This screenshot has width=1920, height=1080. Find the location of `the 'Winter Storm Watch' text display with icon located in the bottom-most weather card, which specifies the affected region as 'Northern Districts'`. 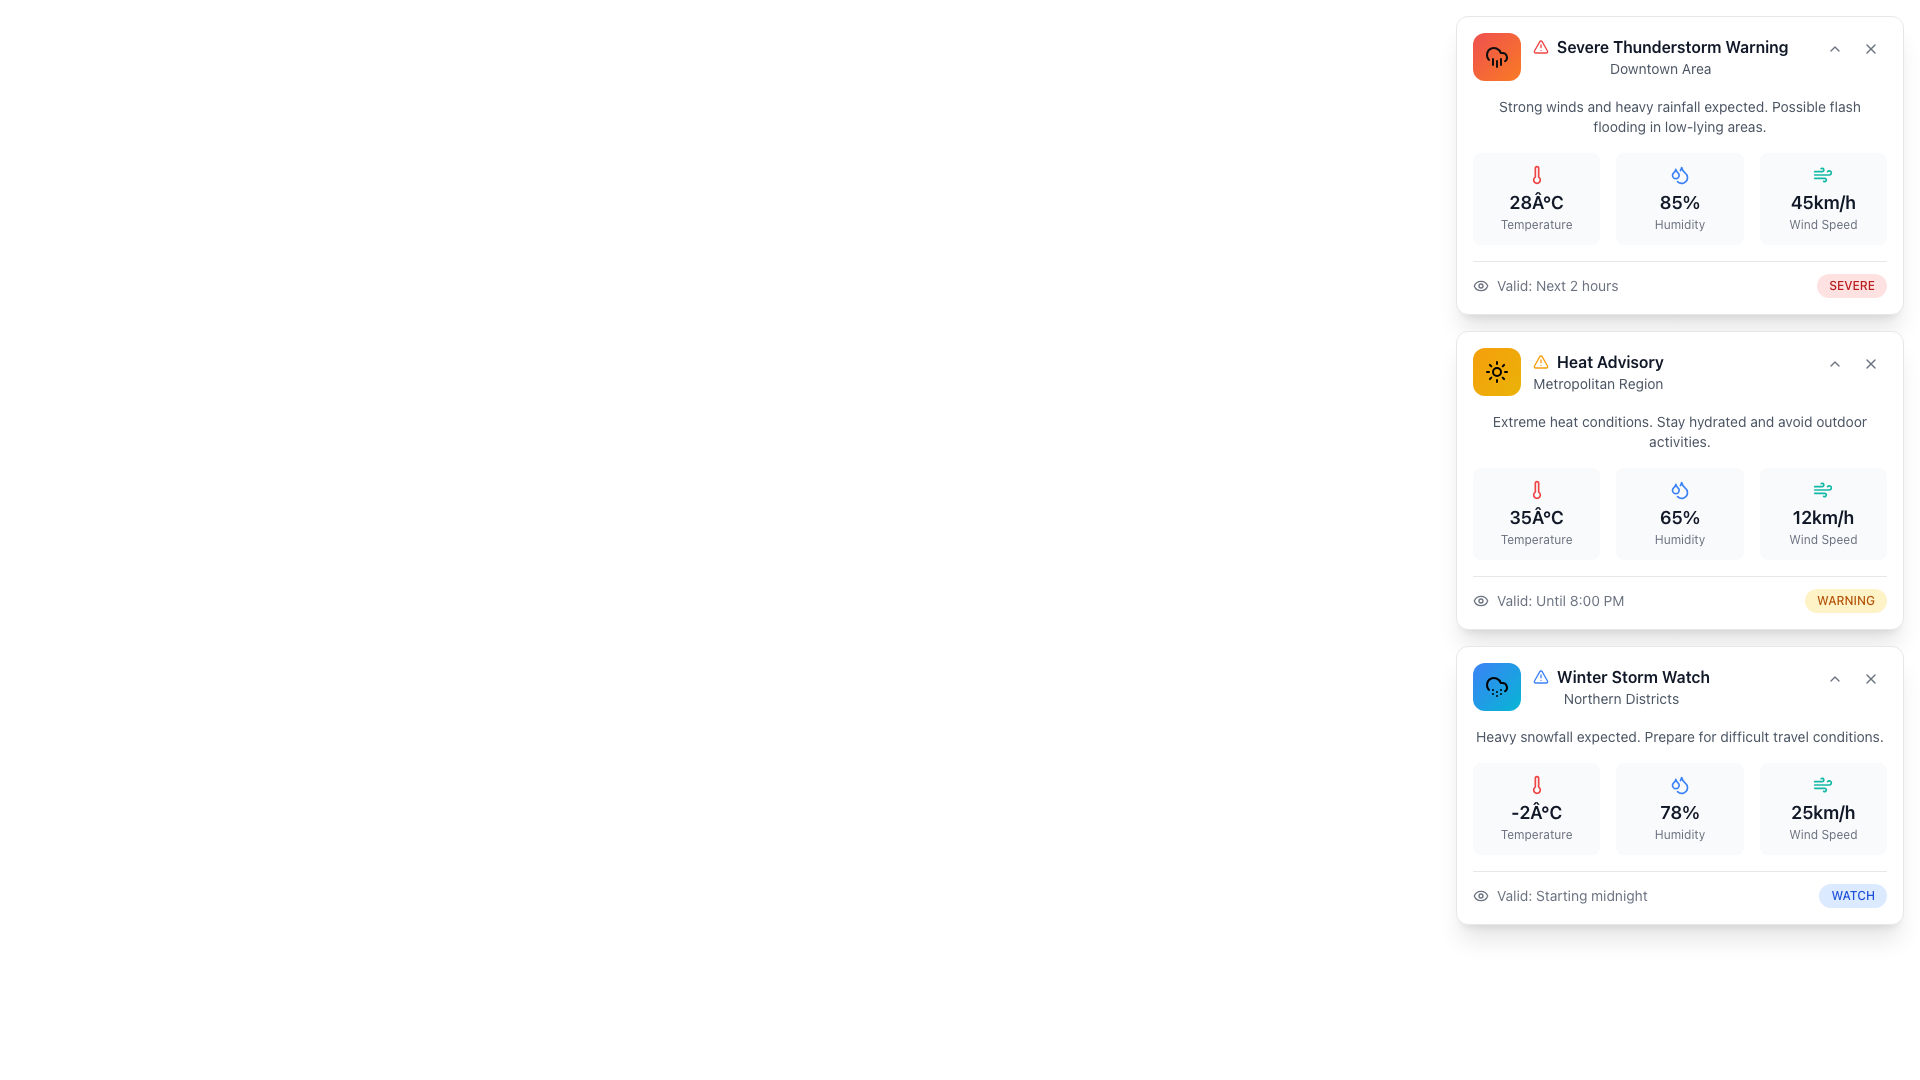

the 'Winter Storm Watch' text display with icon located in the bottom-most weather card, which specifies the affected region as 'Northern Districts' is located at coordinates (1621, 685).